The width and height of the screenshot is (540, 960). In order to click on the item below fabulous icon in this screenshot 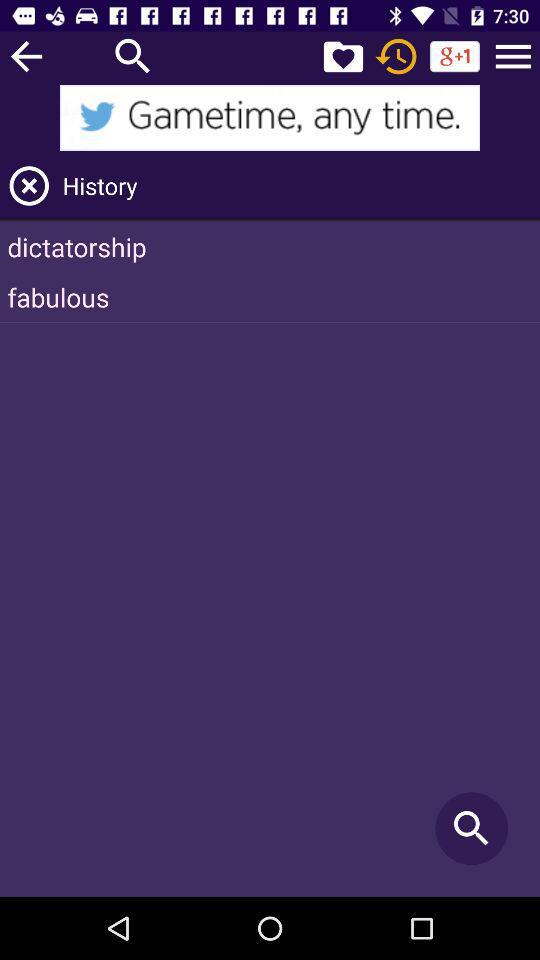, I will do `click(471, 828)`.